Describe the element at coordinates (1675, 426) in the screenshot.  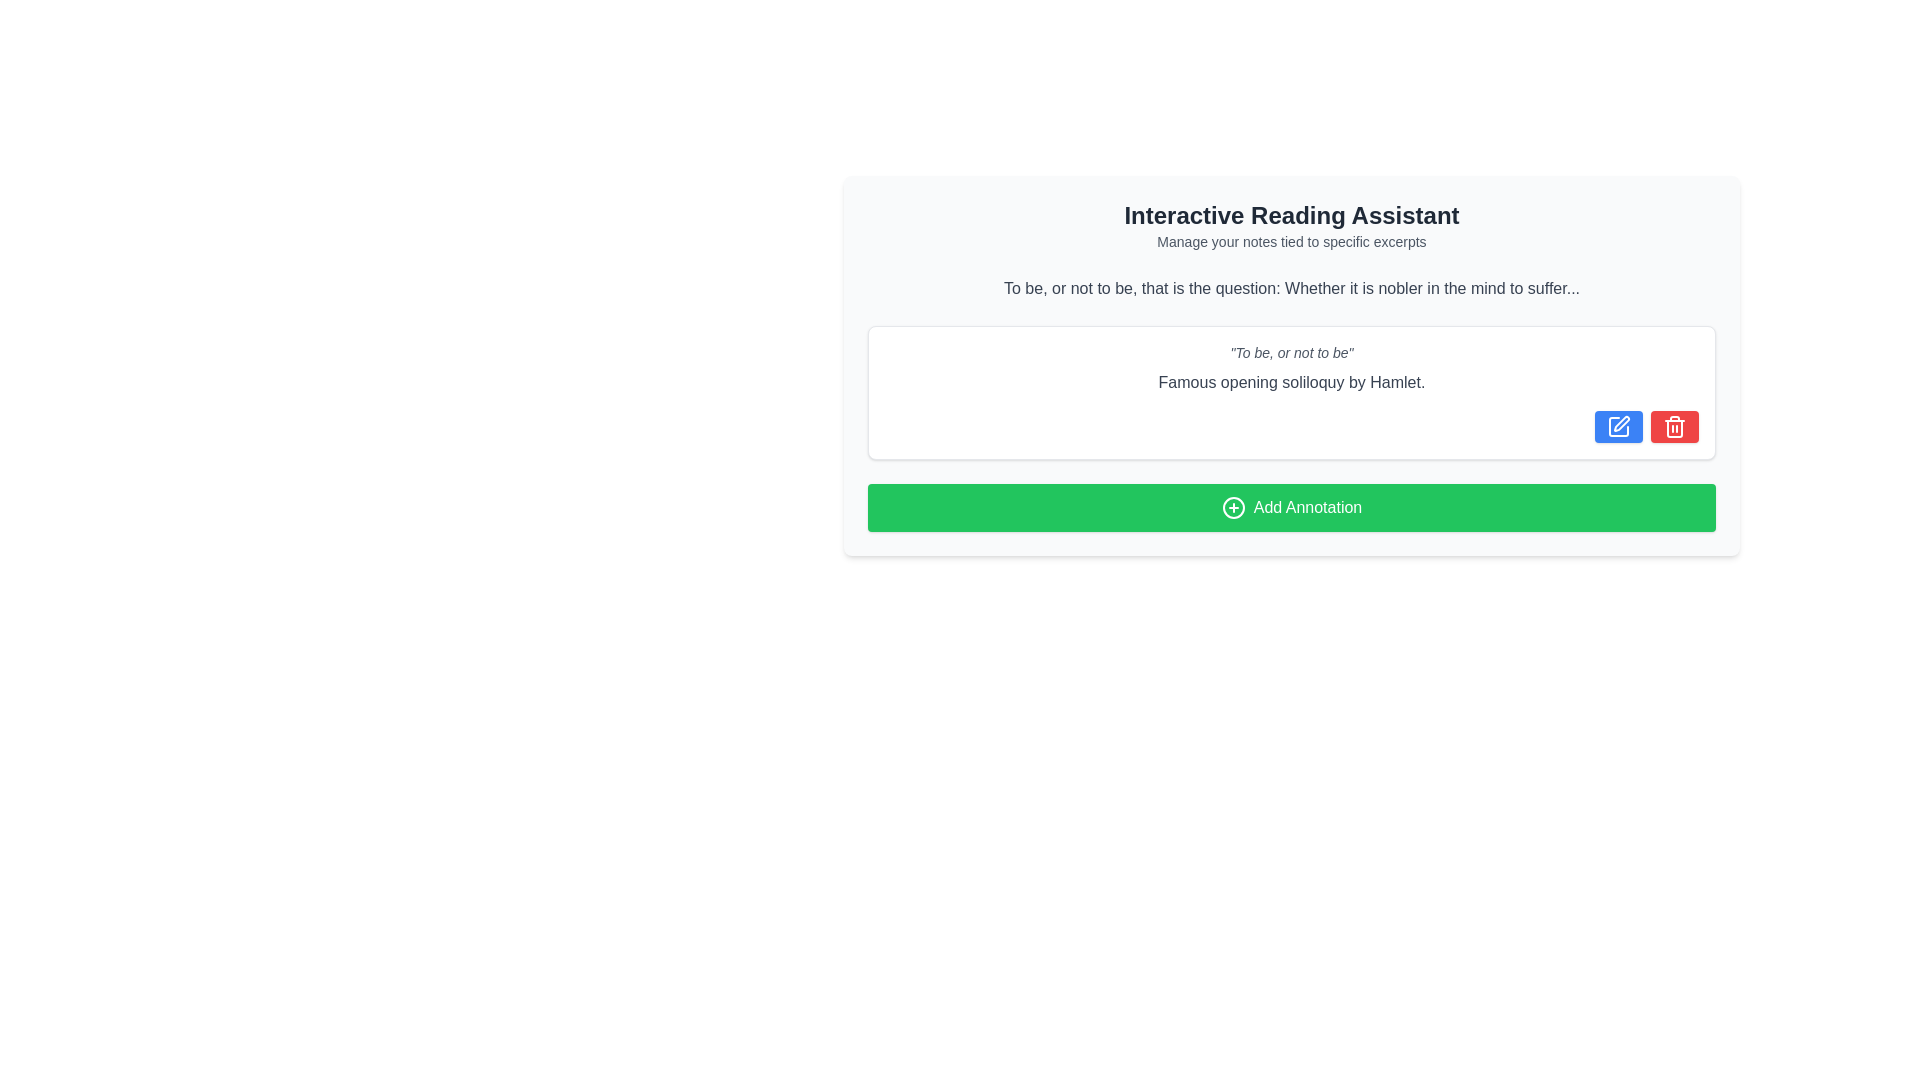
I see `the red trash icon button, which is square-shaped and represents a delete function` at that location.